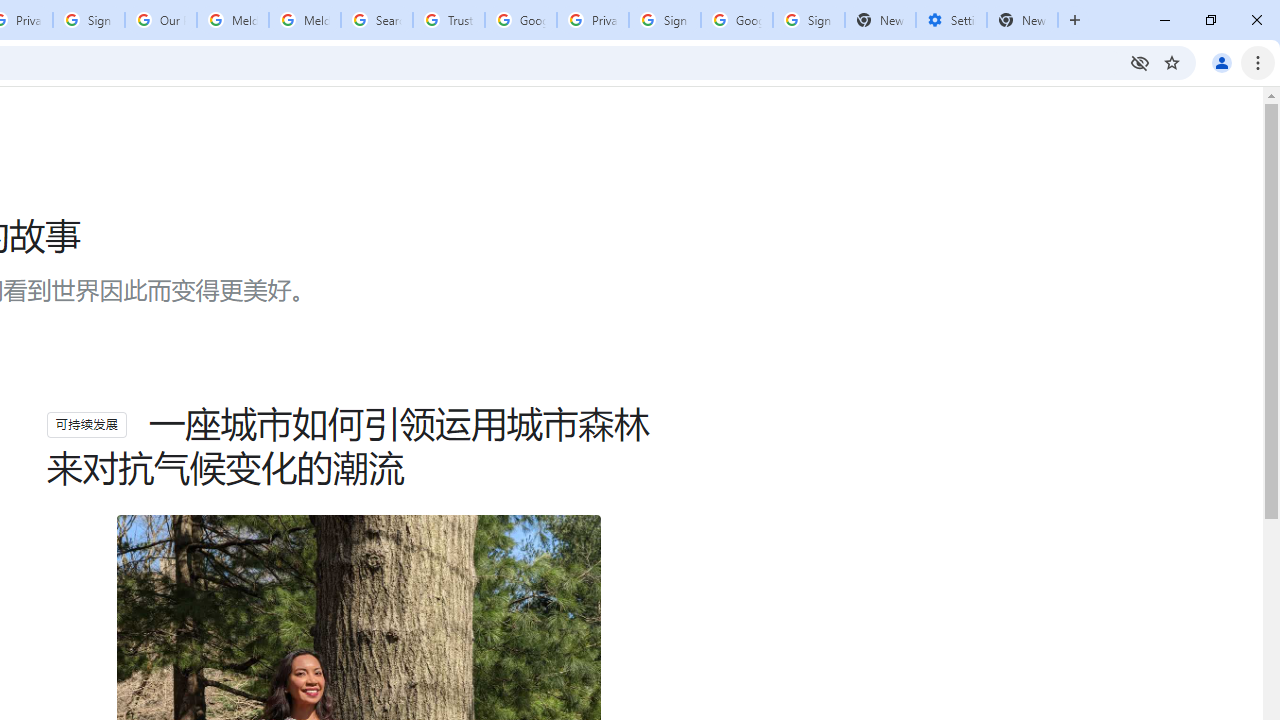 The height and width of the screenshot is (720, 1280). Describe the element at coordinates (1139, 61) in the screenshot. I see `'Third-party cookies blocked'` at that location.